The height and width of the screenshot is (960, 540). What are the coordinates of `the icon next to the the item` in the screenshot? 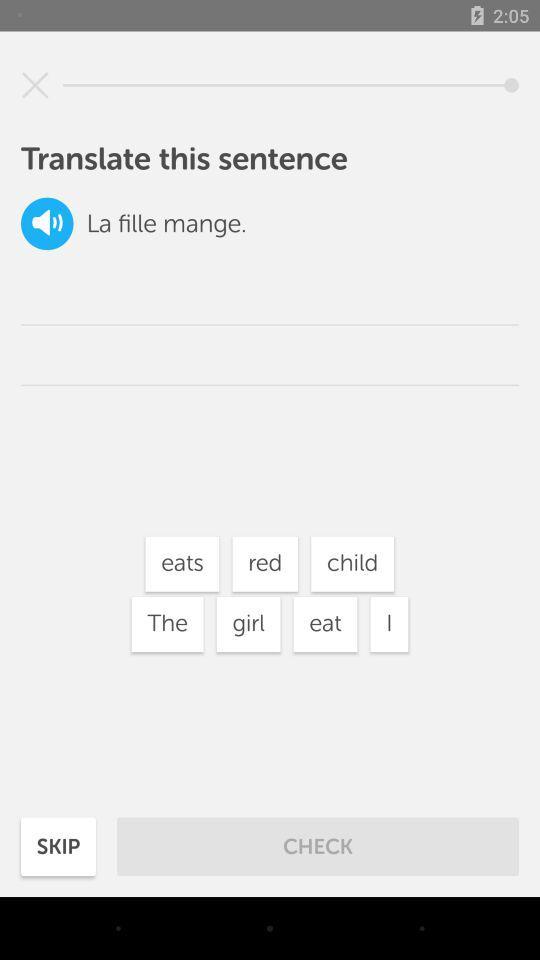 It's located at (248, 623).